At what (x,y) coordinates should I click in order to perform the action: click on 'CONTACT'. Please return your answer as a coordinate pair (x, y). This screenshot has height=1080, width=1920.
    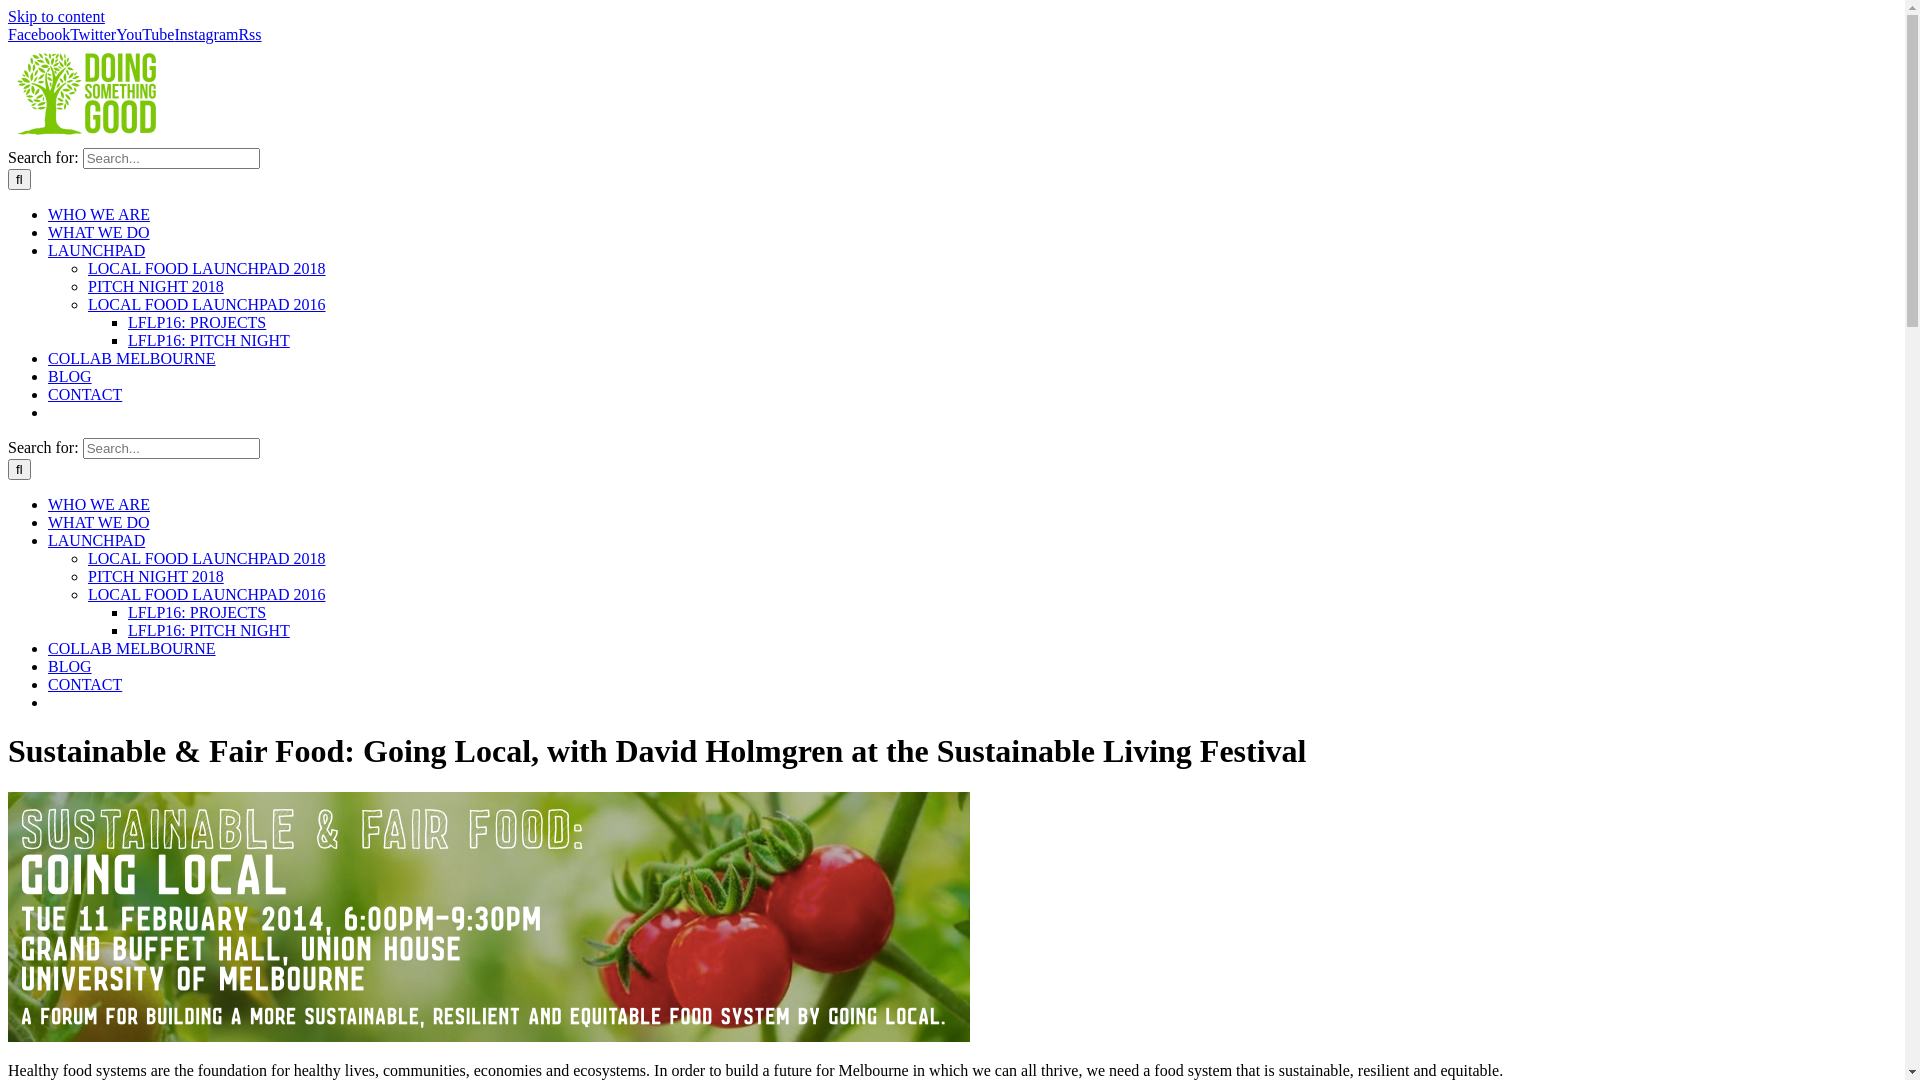
    Looking at the image, I should click on (84, 394).